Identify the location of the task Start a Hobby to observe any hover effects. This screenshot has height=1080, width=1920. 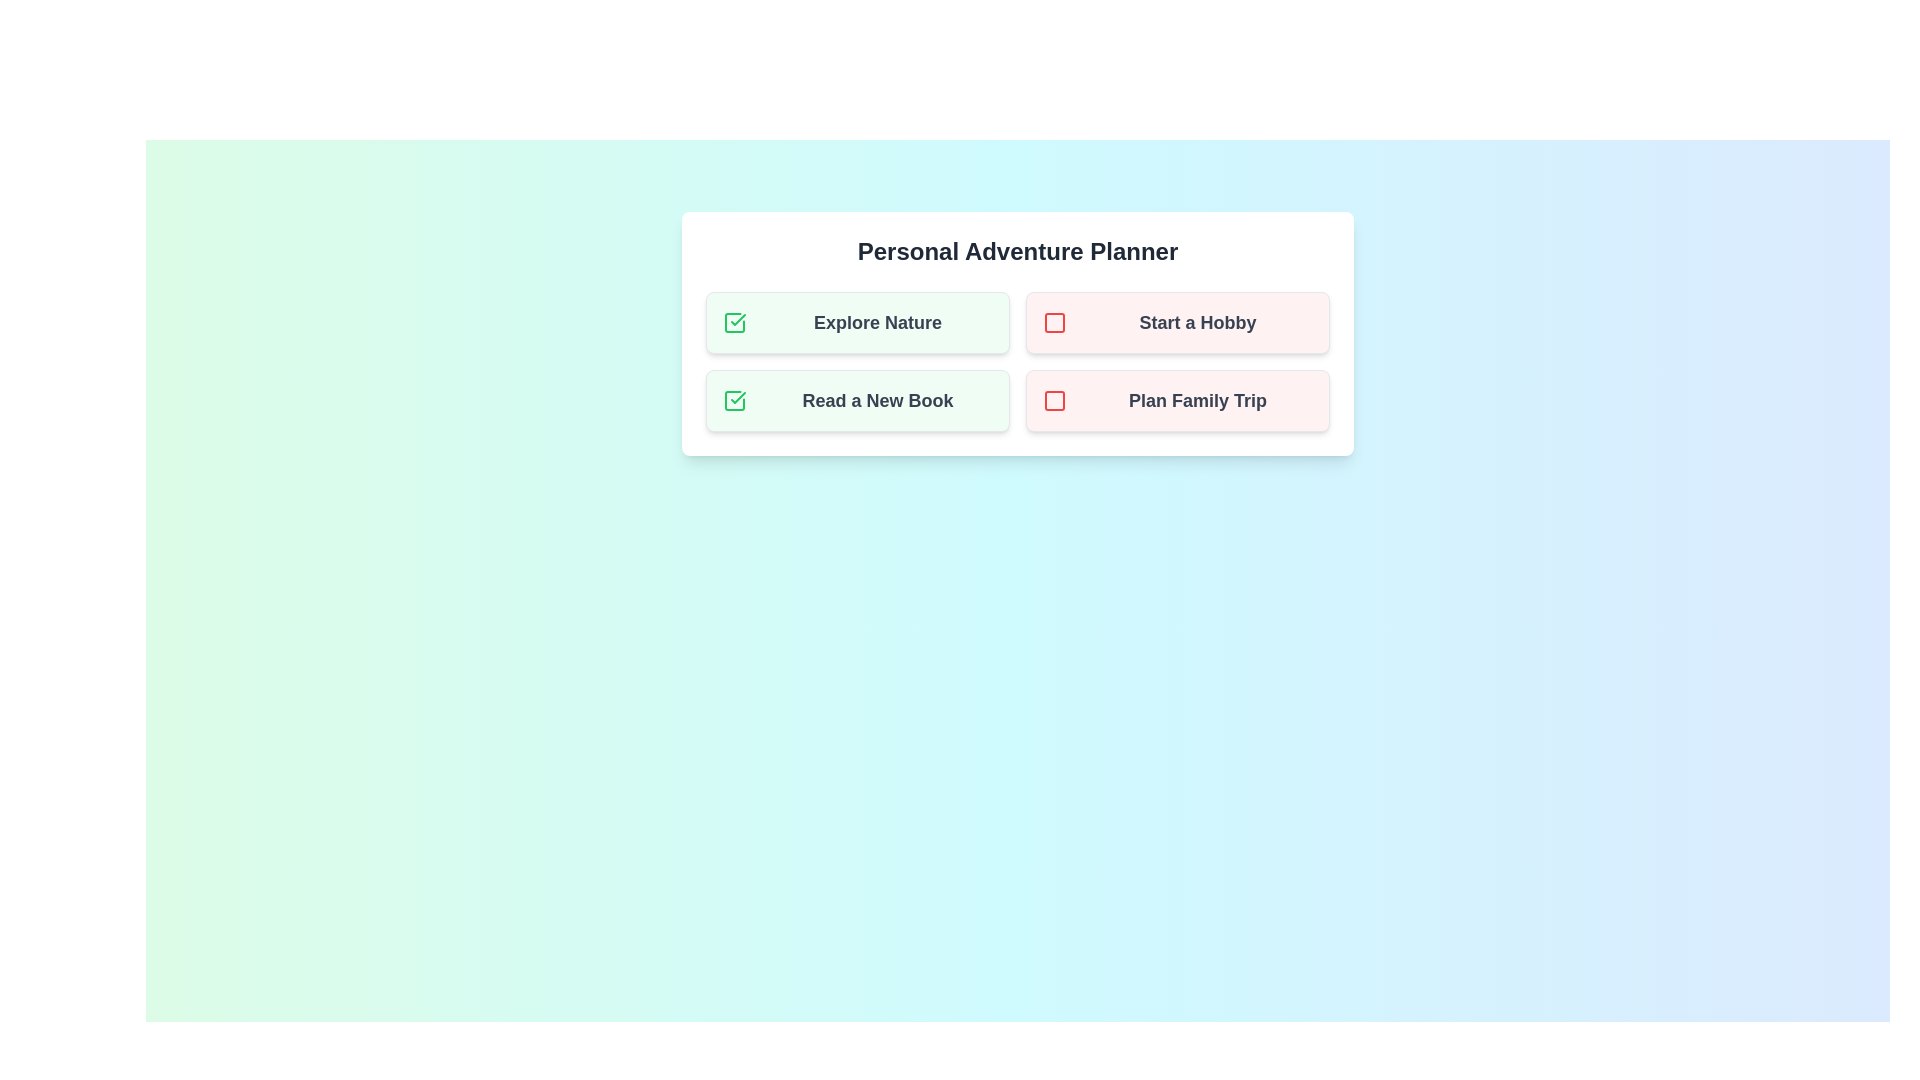
(1177, 322).